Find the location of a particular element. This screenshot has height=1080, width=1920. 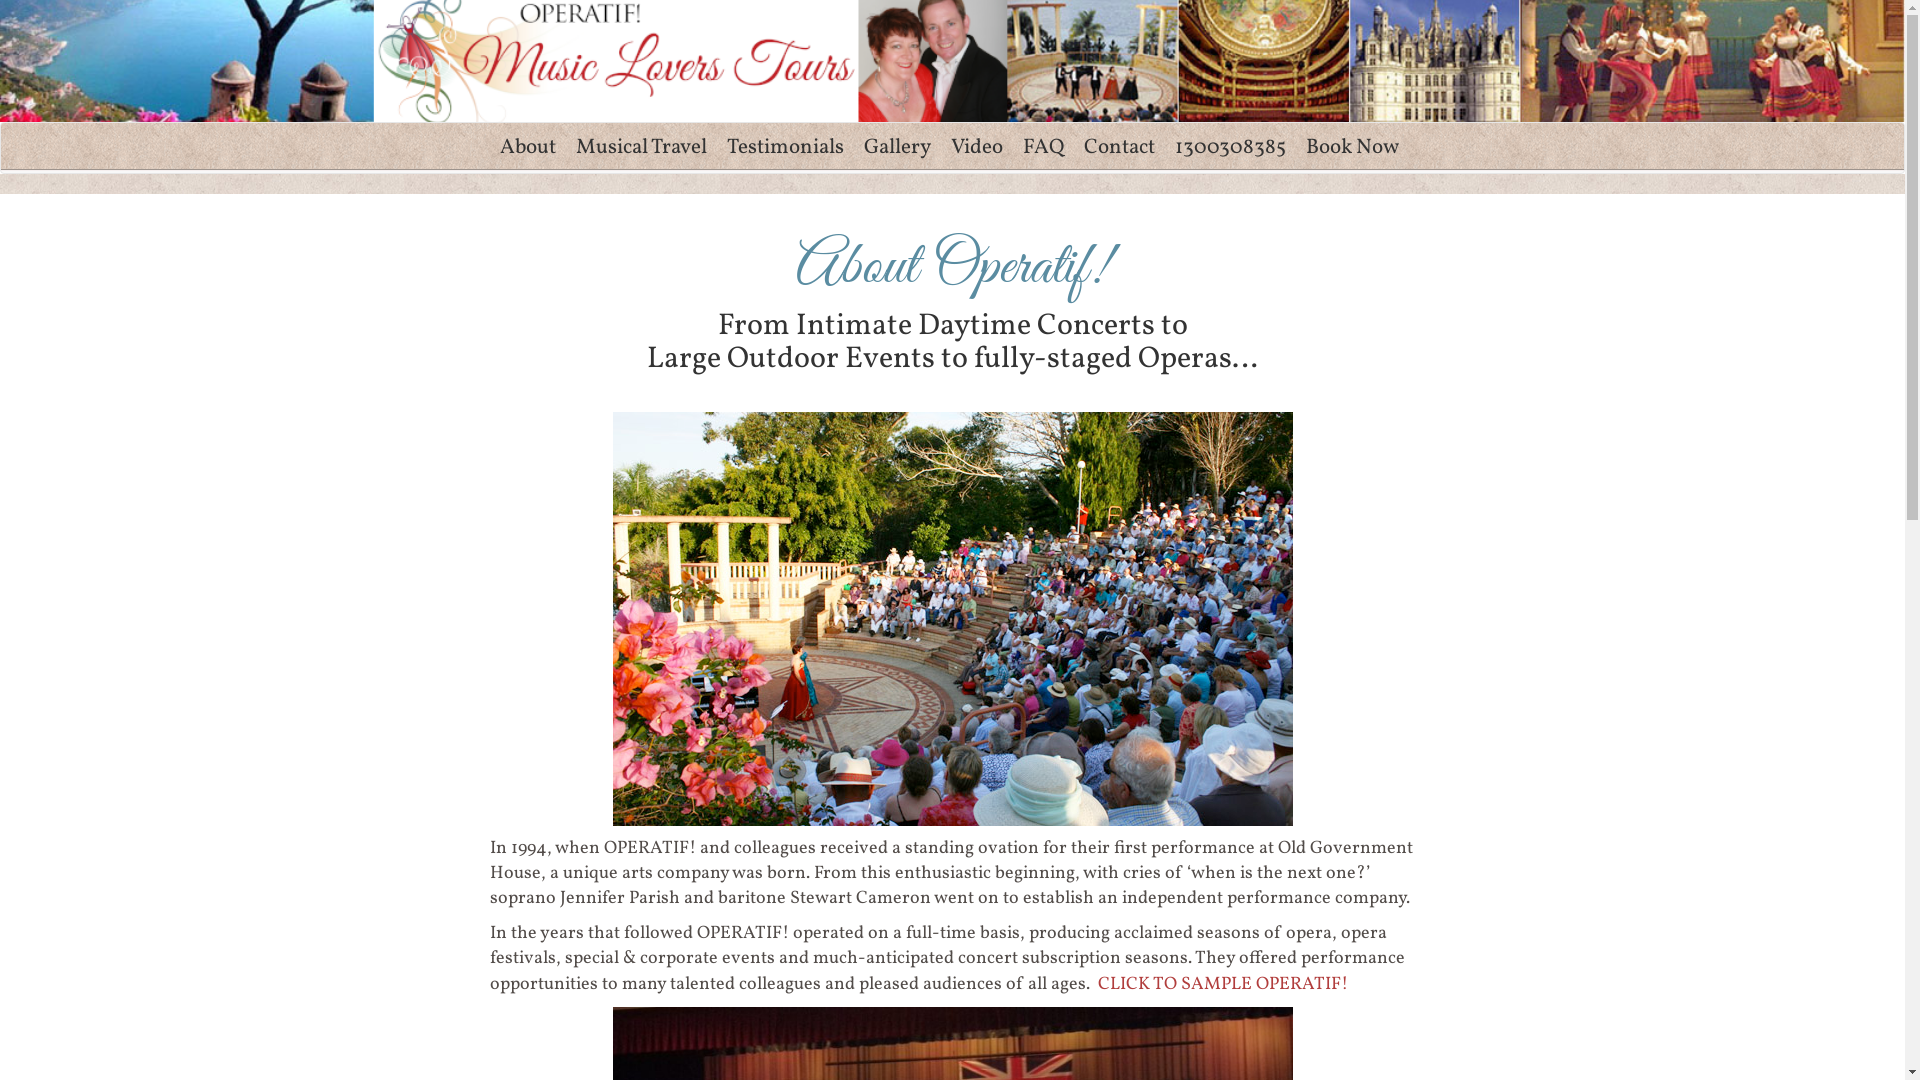

'Testimonials' is located at coordinates (783, 146).